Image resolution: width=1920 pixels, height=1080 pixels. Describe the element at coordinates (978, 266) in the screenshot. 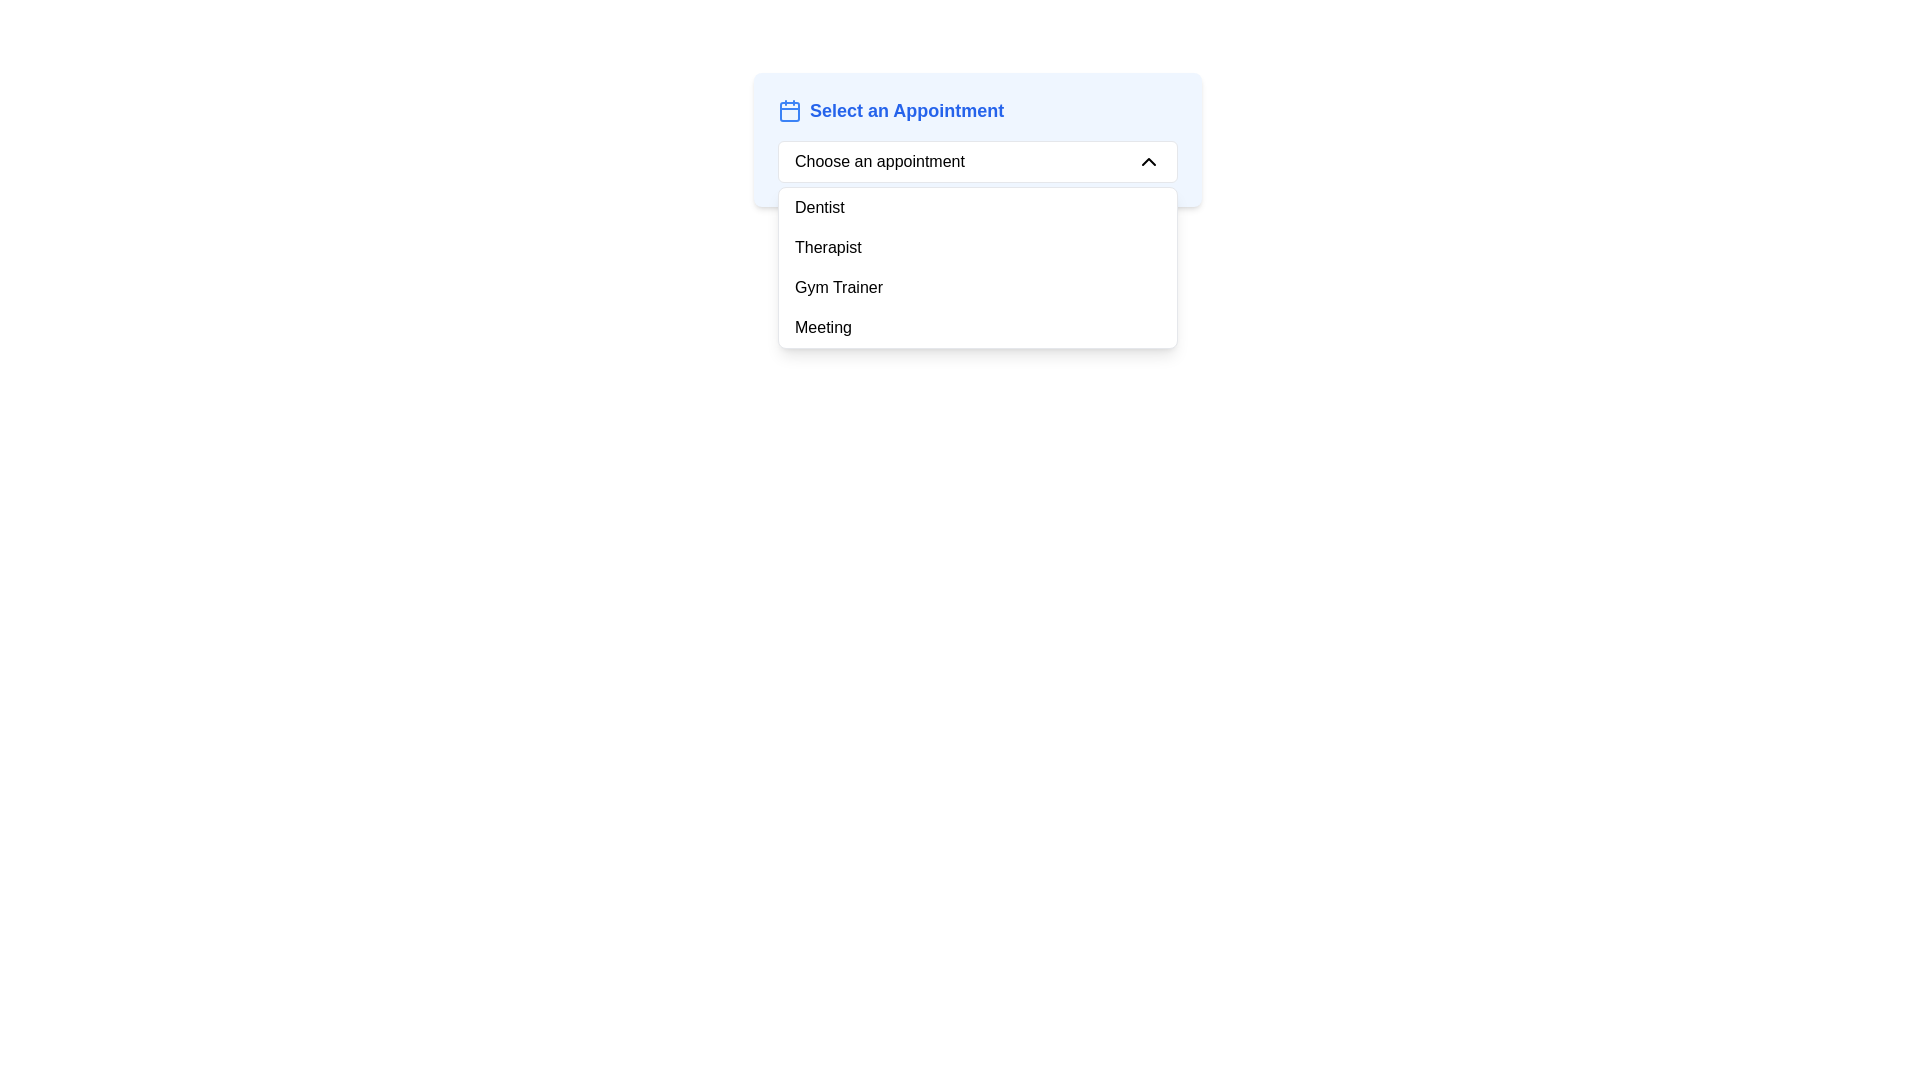

I see `the dropdown menu located directly below the 'Choose an appointment' button` at that location.